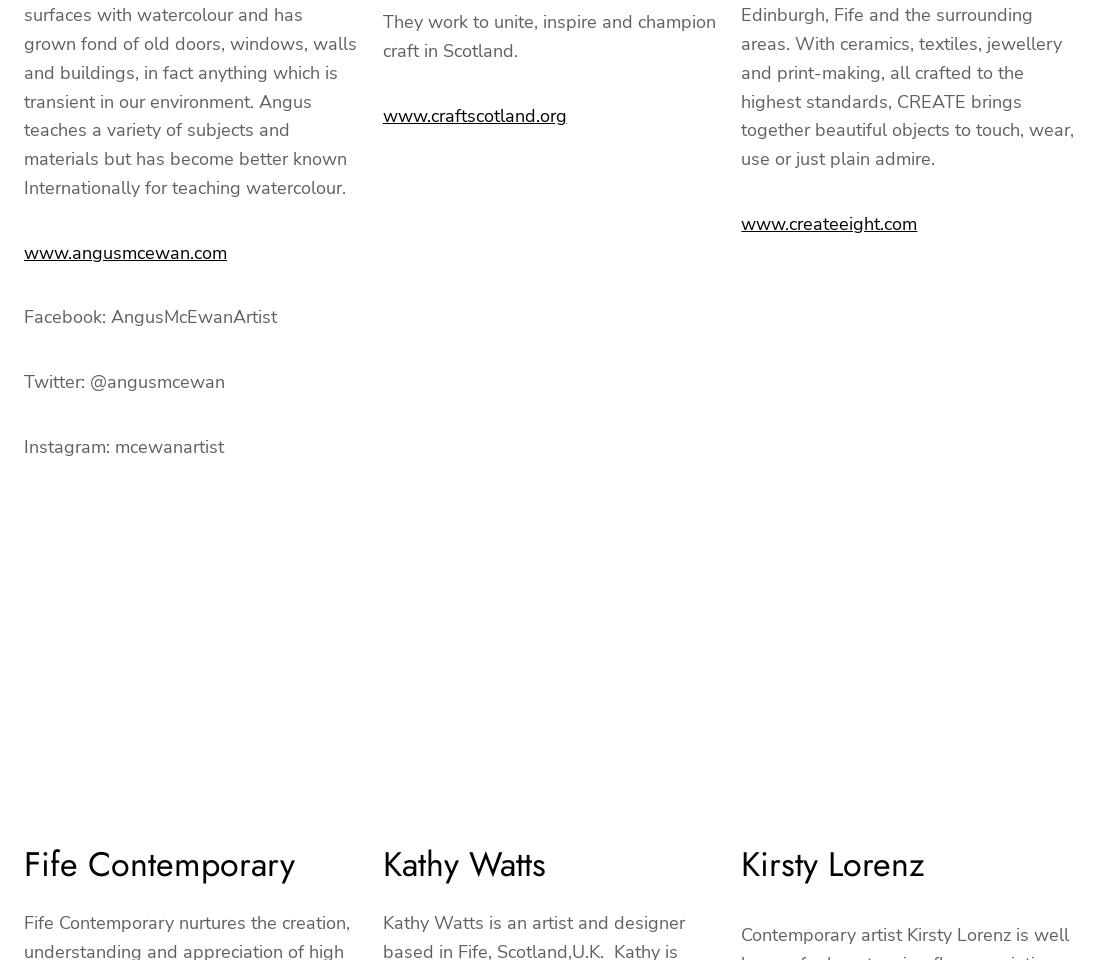  What do you see at coordinates (382, 35) in the screenshot?
I see `'They work to unite, inspire and champion craft in Scotland.'` at bounding box center [382, 35].